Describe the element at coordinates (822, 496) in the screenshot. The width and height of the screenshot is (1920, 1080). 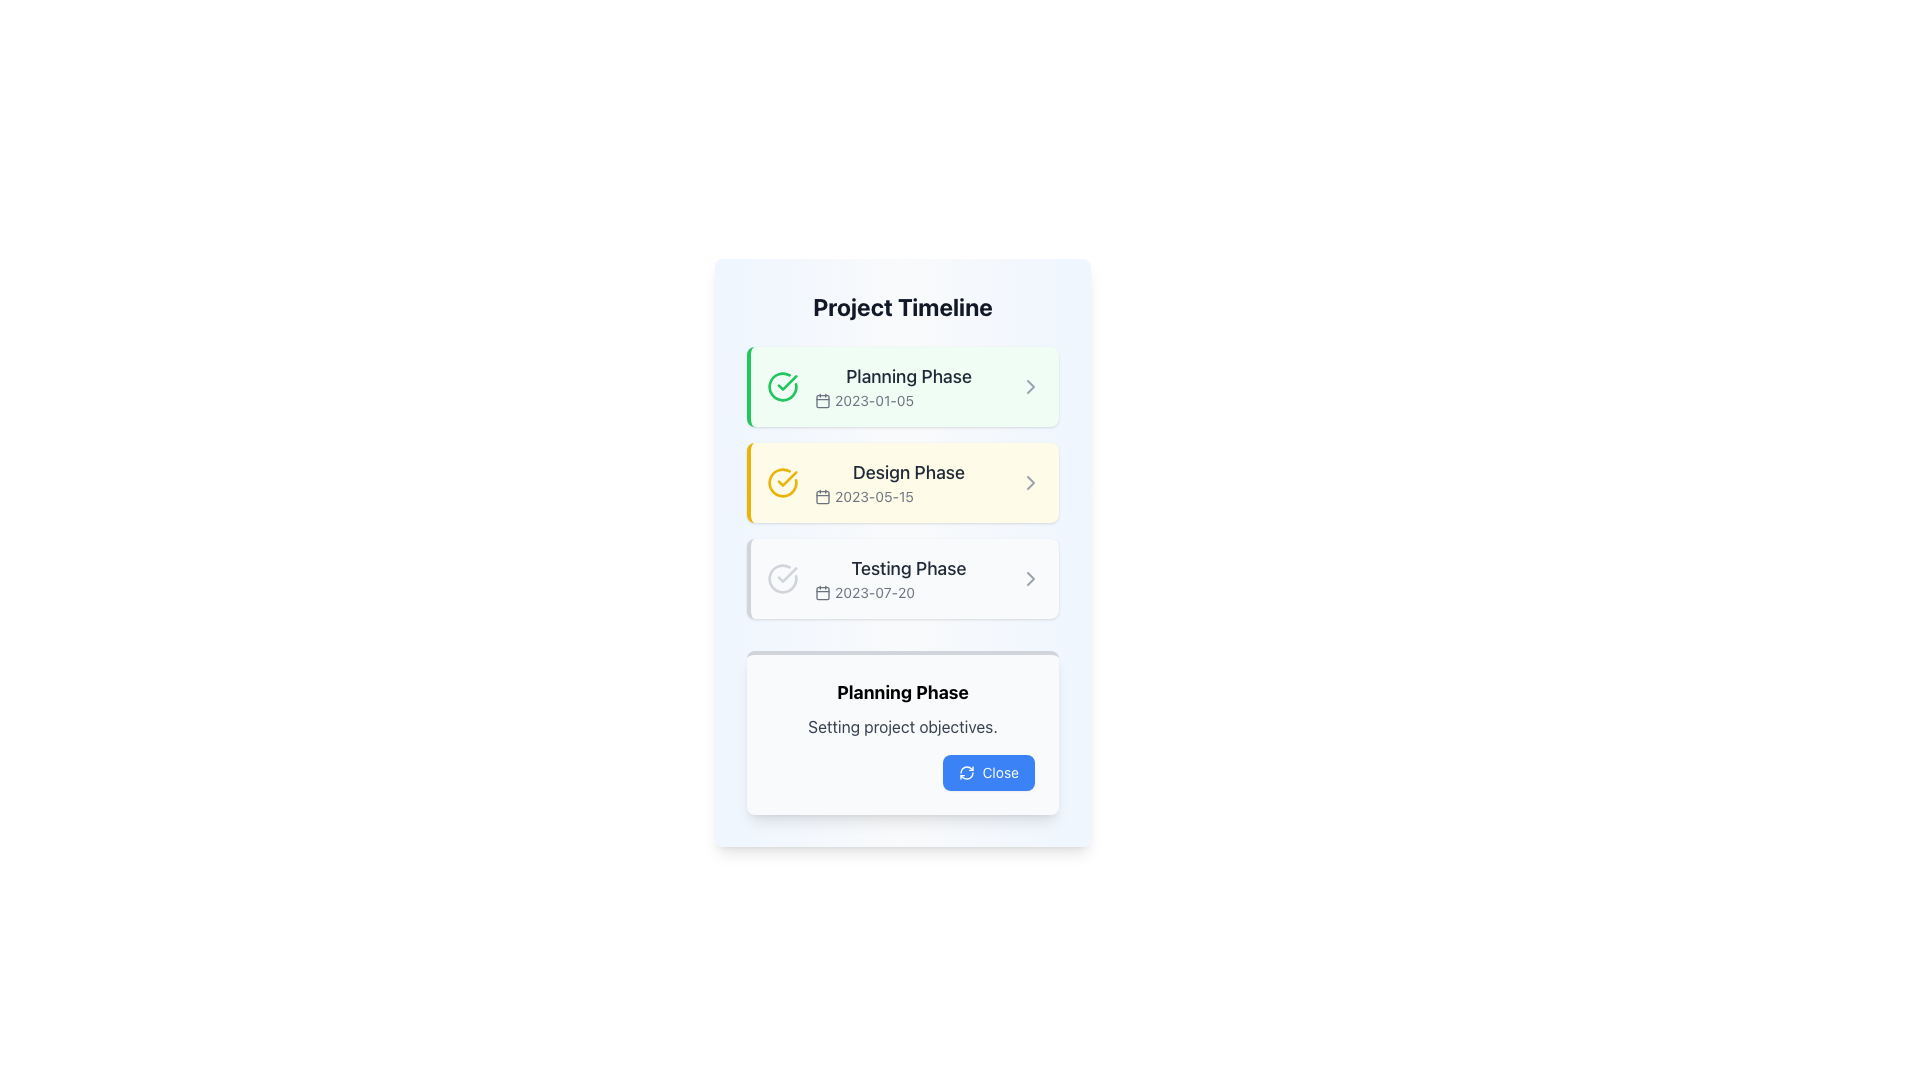
I see `the calendar icon, which is a minimalistic squared shape with rounded corners located` at that location.